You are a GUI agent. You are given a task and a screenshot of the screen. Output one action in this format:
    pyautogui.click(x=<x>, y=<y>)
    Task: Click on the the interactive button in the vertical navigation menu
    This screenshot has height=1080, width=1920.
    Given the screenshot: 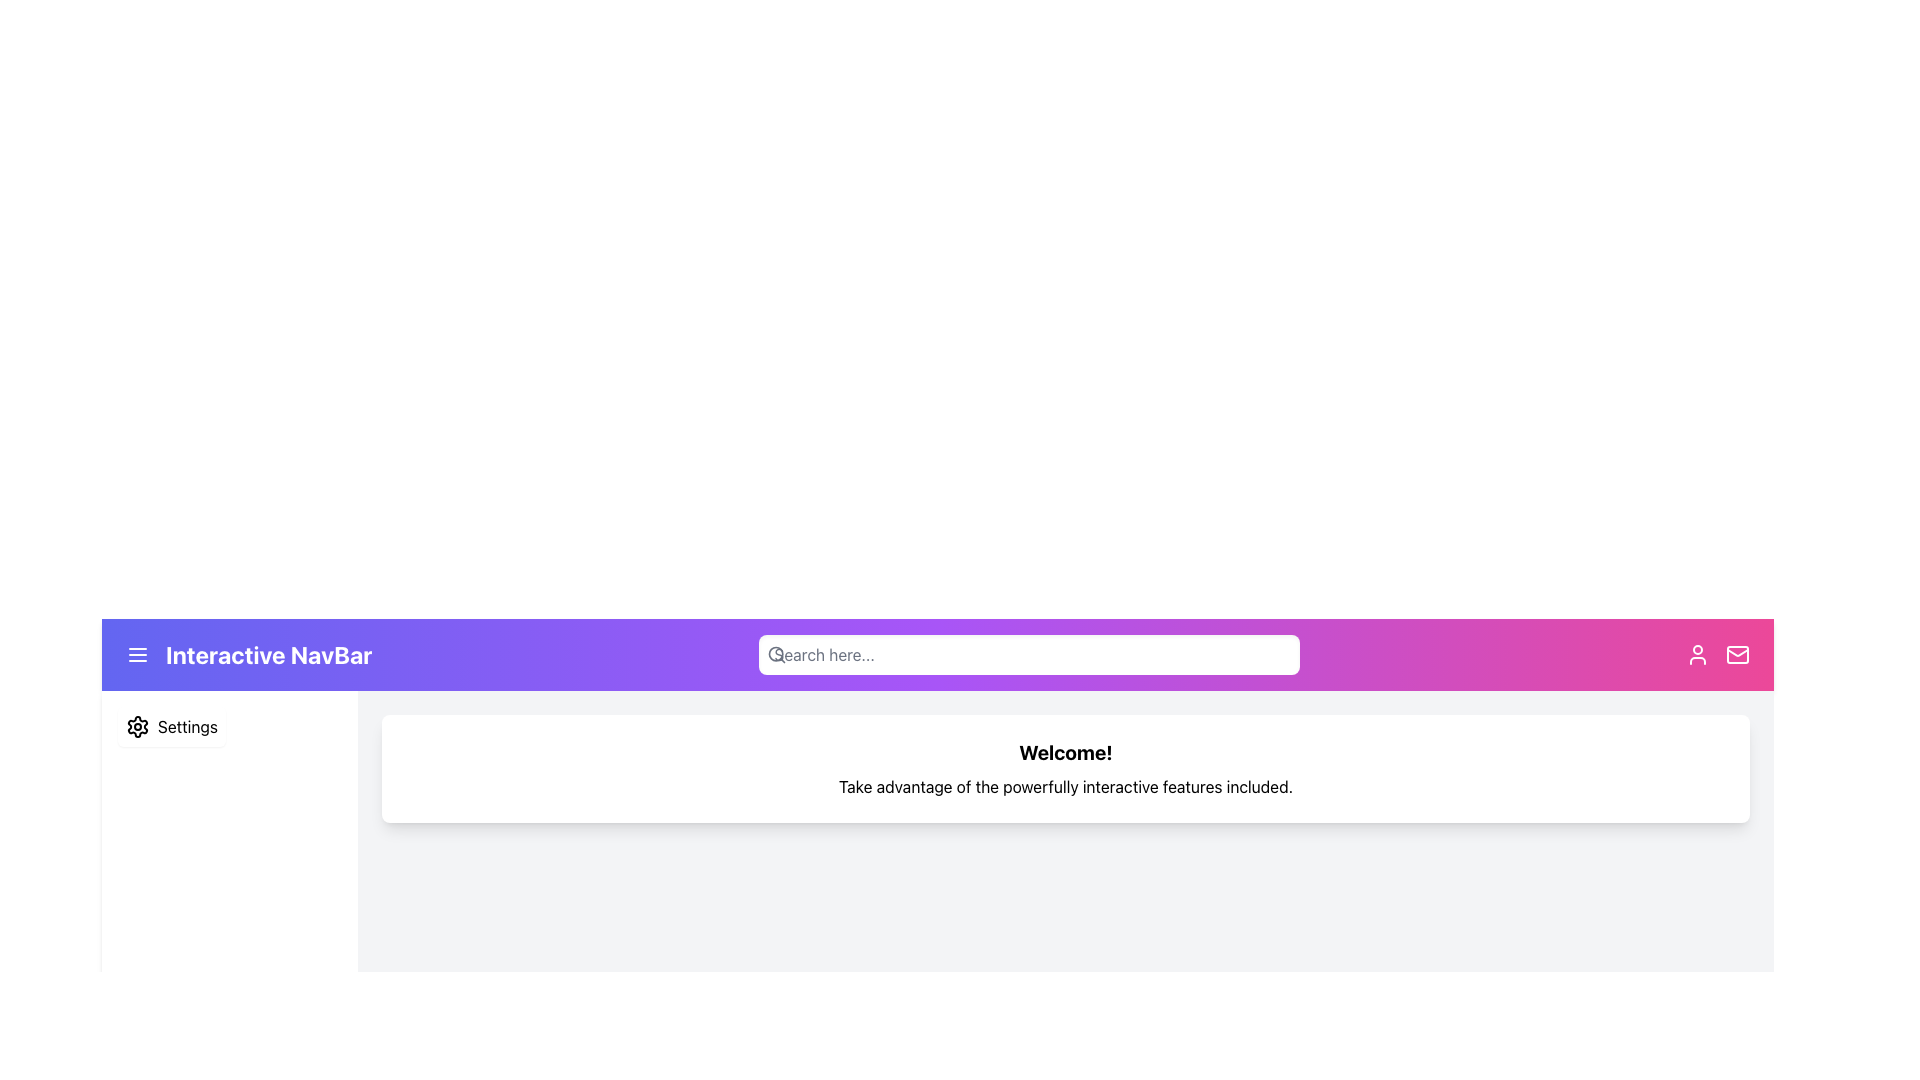 What is the action you would take?
    pyautogui.click(x=230, y=726)
    